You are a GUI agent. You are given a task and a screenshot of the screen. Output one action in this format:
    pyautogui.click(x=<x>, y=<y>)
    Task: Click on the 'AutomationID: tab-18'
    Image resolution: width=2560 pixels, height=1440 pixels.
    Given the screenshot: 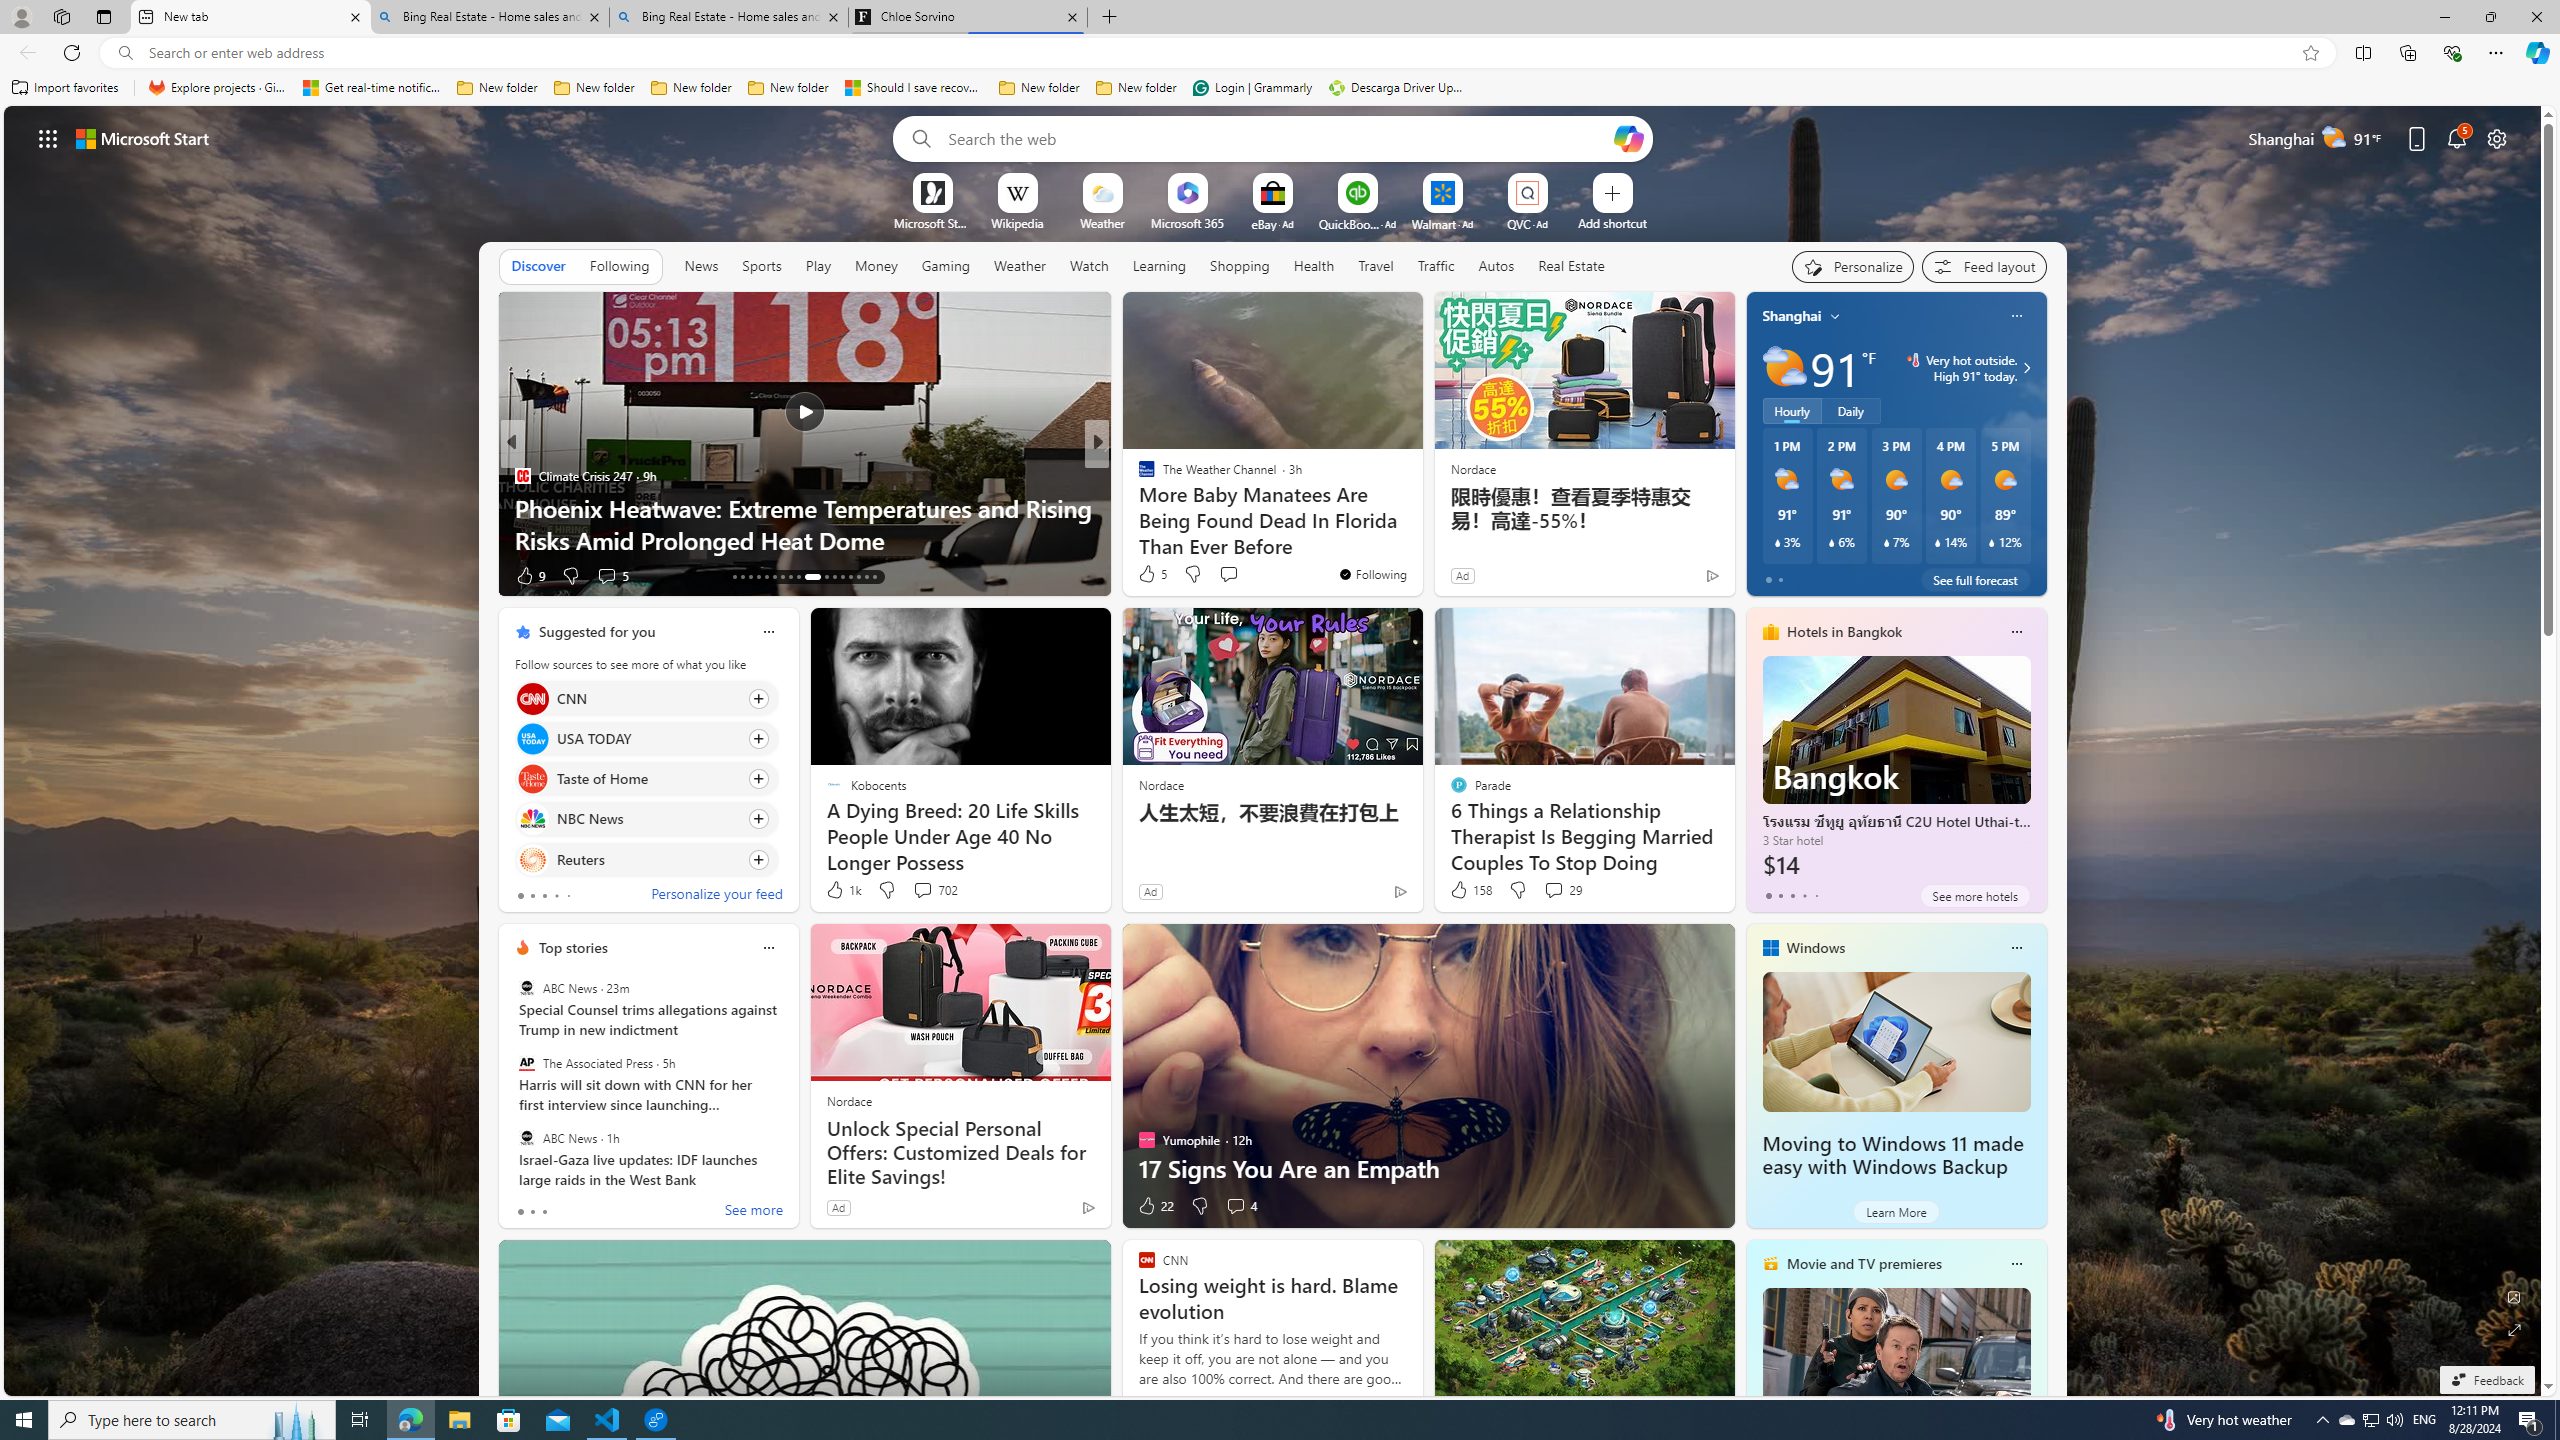 What is the action you would take?
    pyautogui.click(x=774, y=577)
    